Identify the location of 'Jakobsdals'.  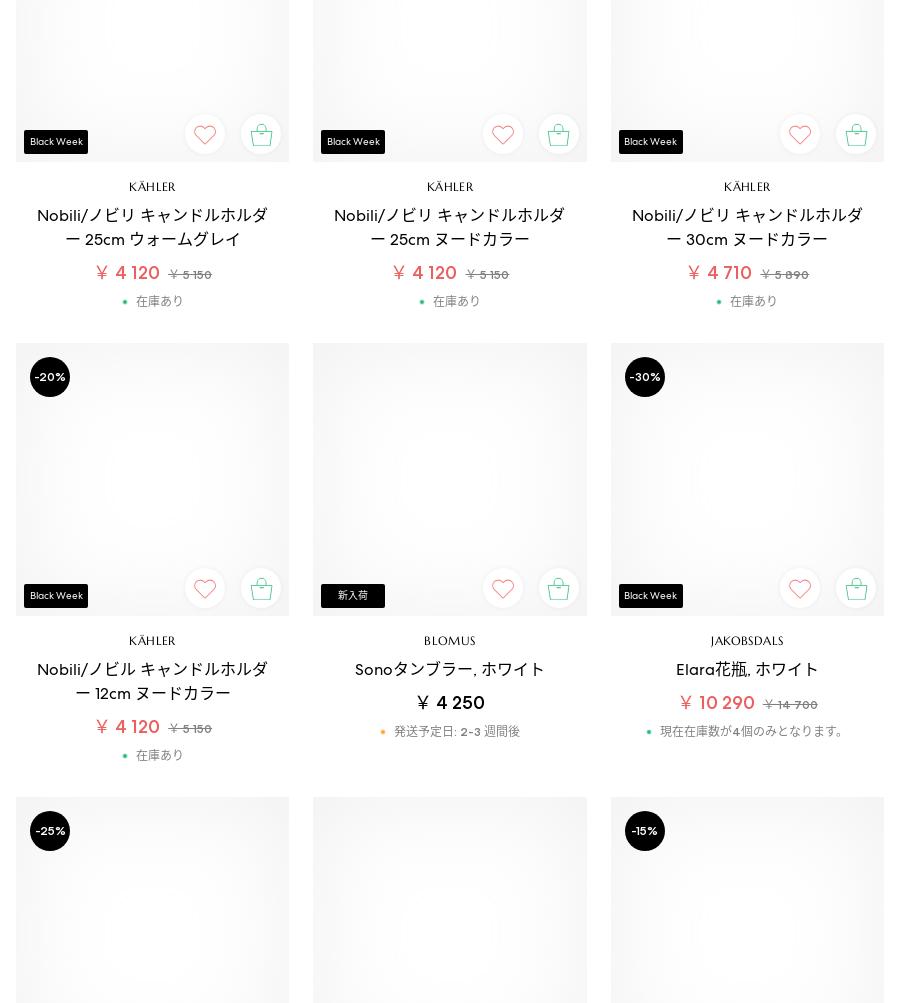
(746, 640).